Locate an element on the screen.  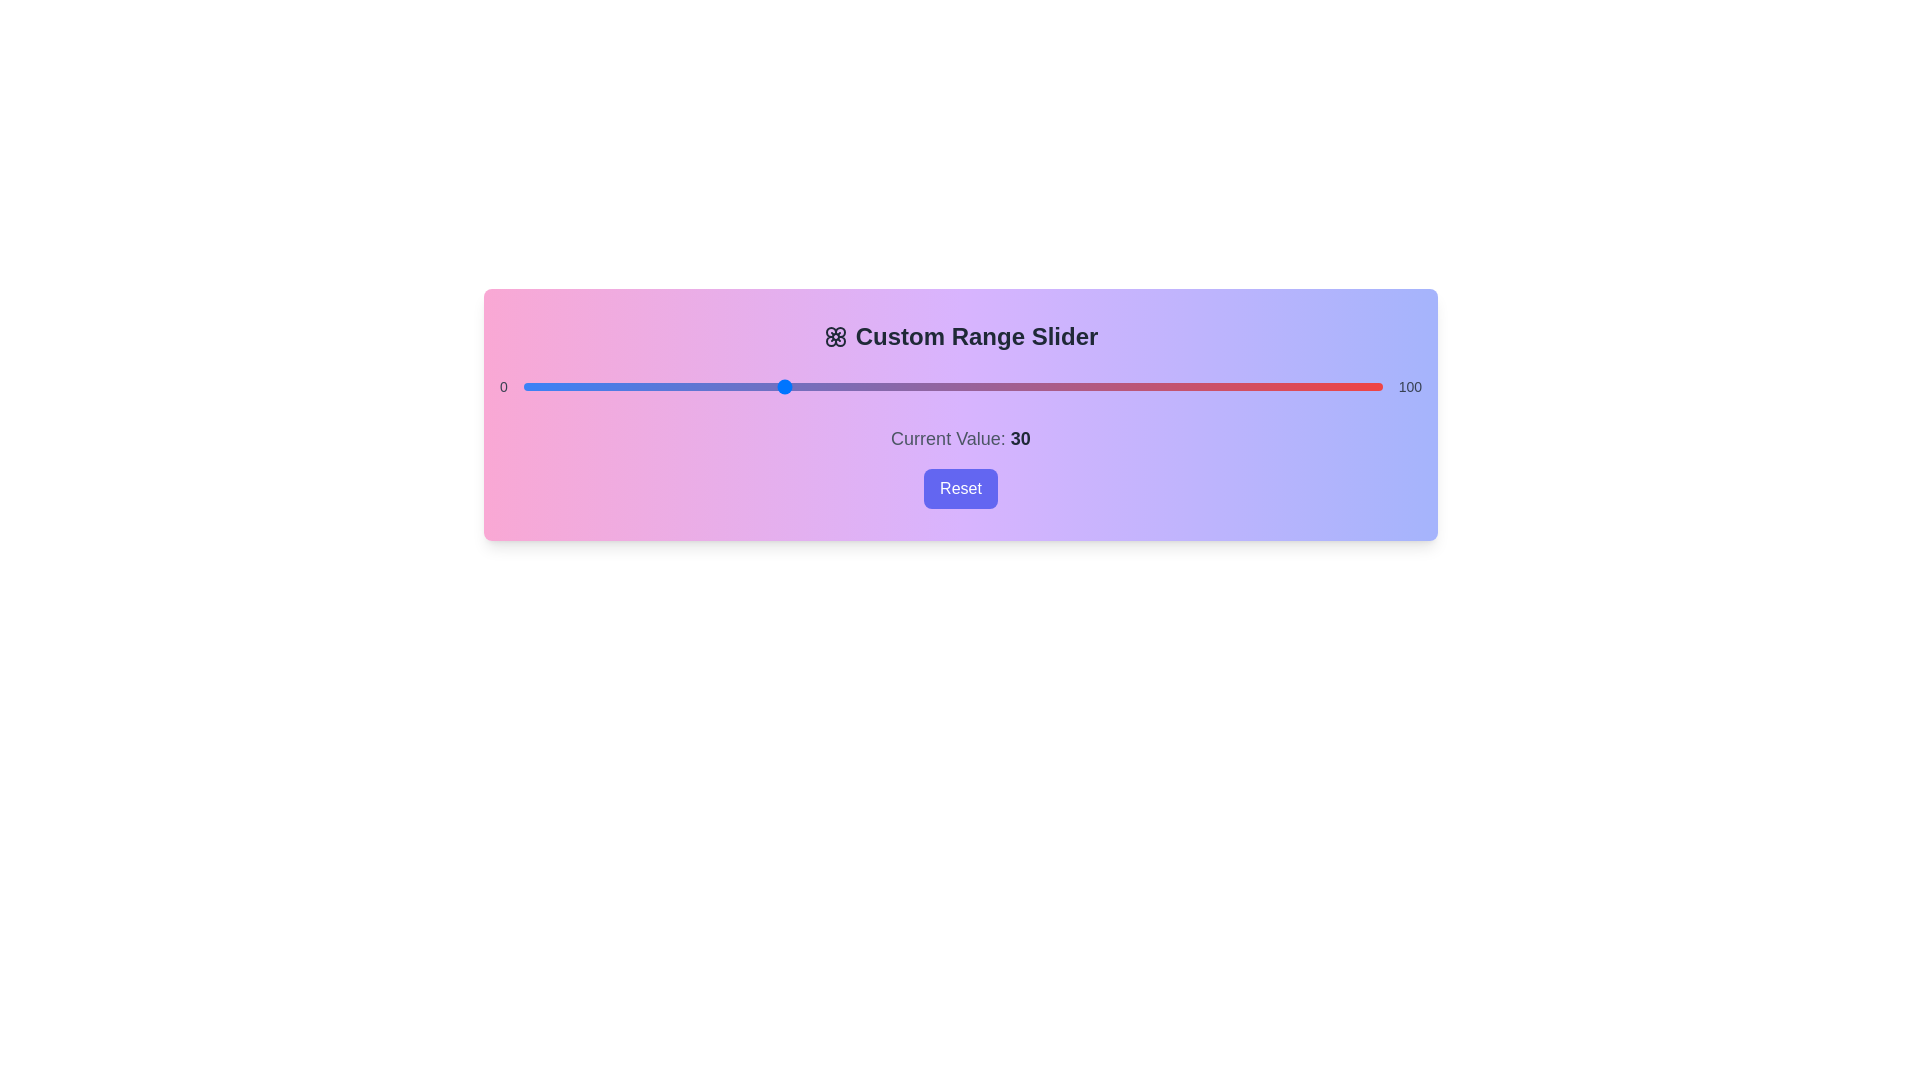
Reset button to reset the slider value is located at coordinates (960, 489).